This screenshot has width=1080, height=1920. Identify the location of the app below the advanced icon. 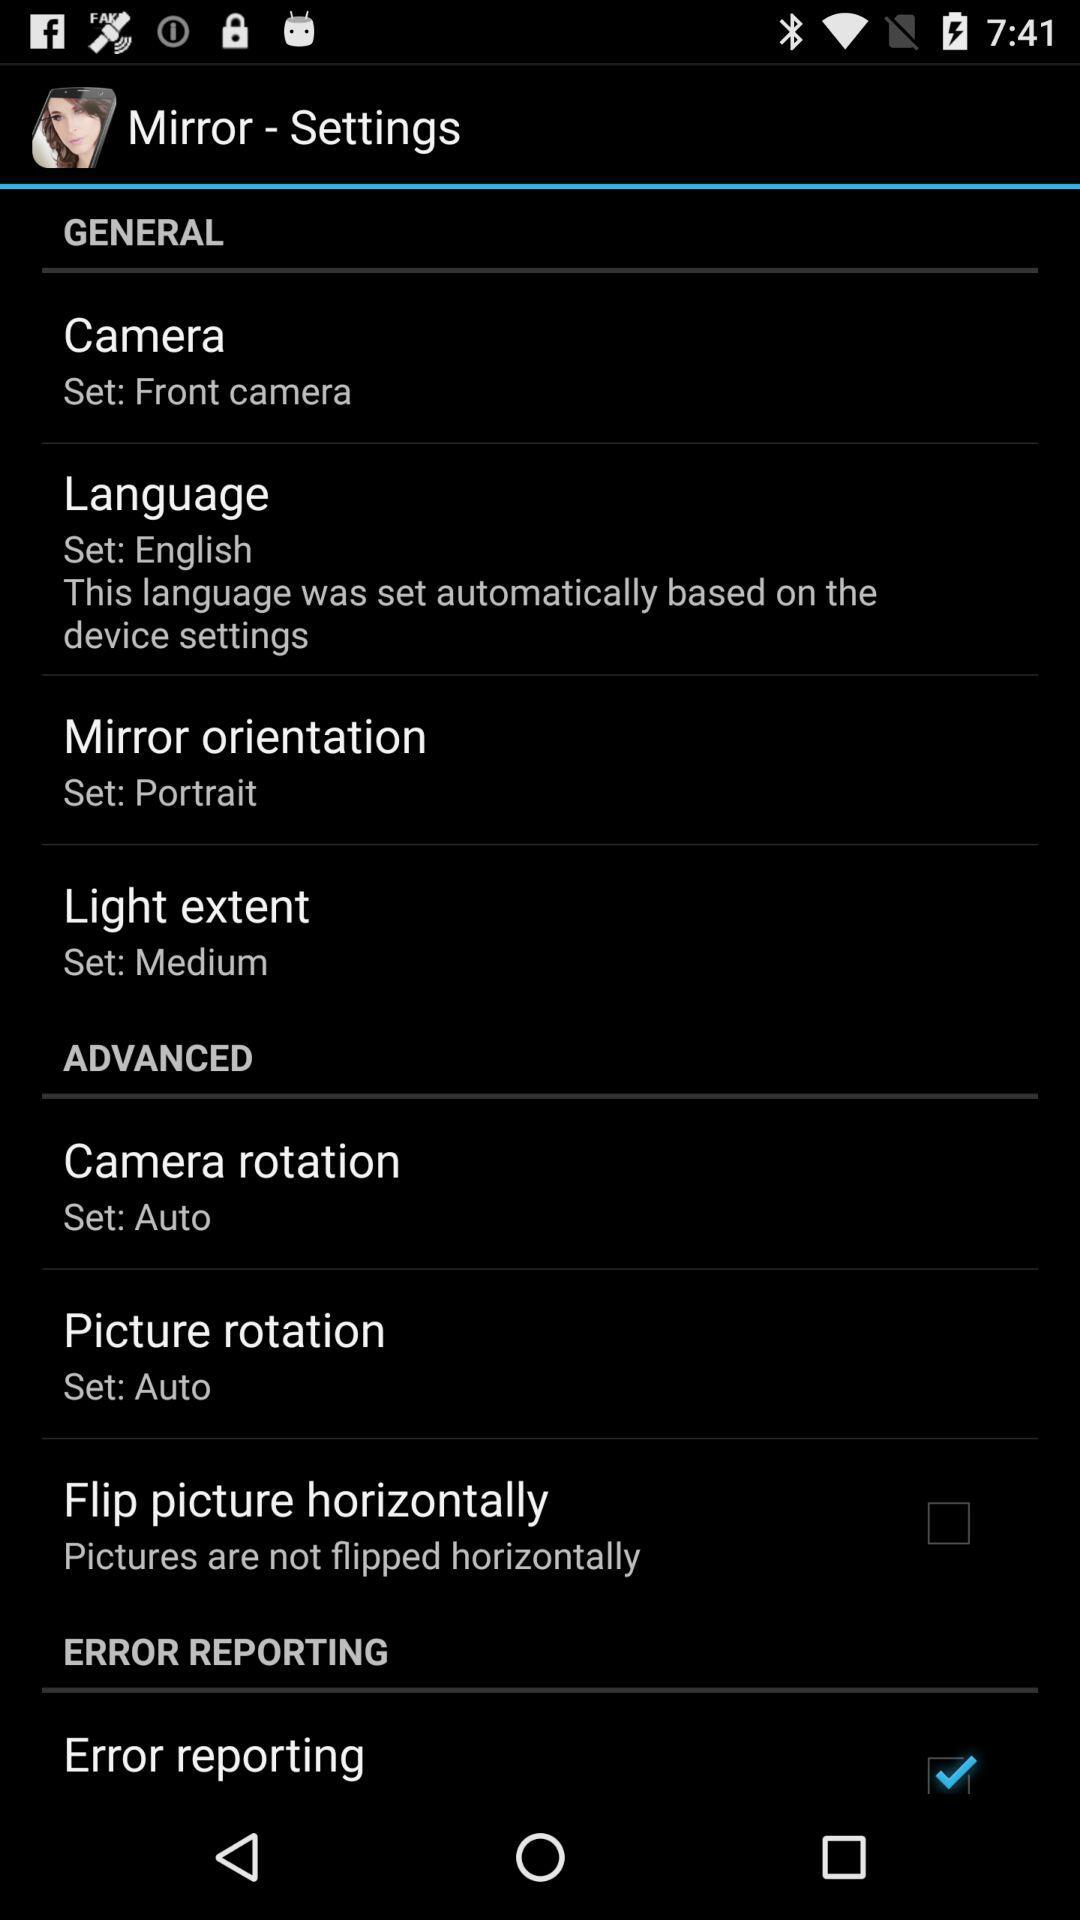
(231, 1159).